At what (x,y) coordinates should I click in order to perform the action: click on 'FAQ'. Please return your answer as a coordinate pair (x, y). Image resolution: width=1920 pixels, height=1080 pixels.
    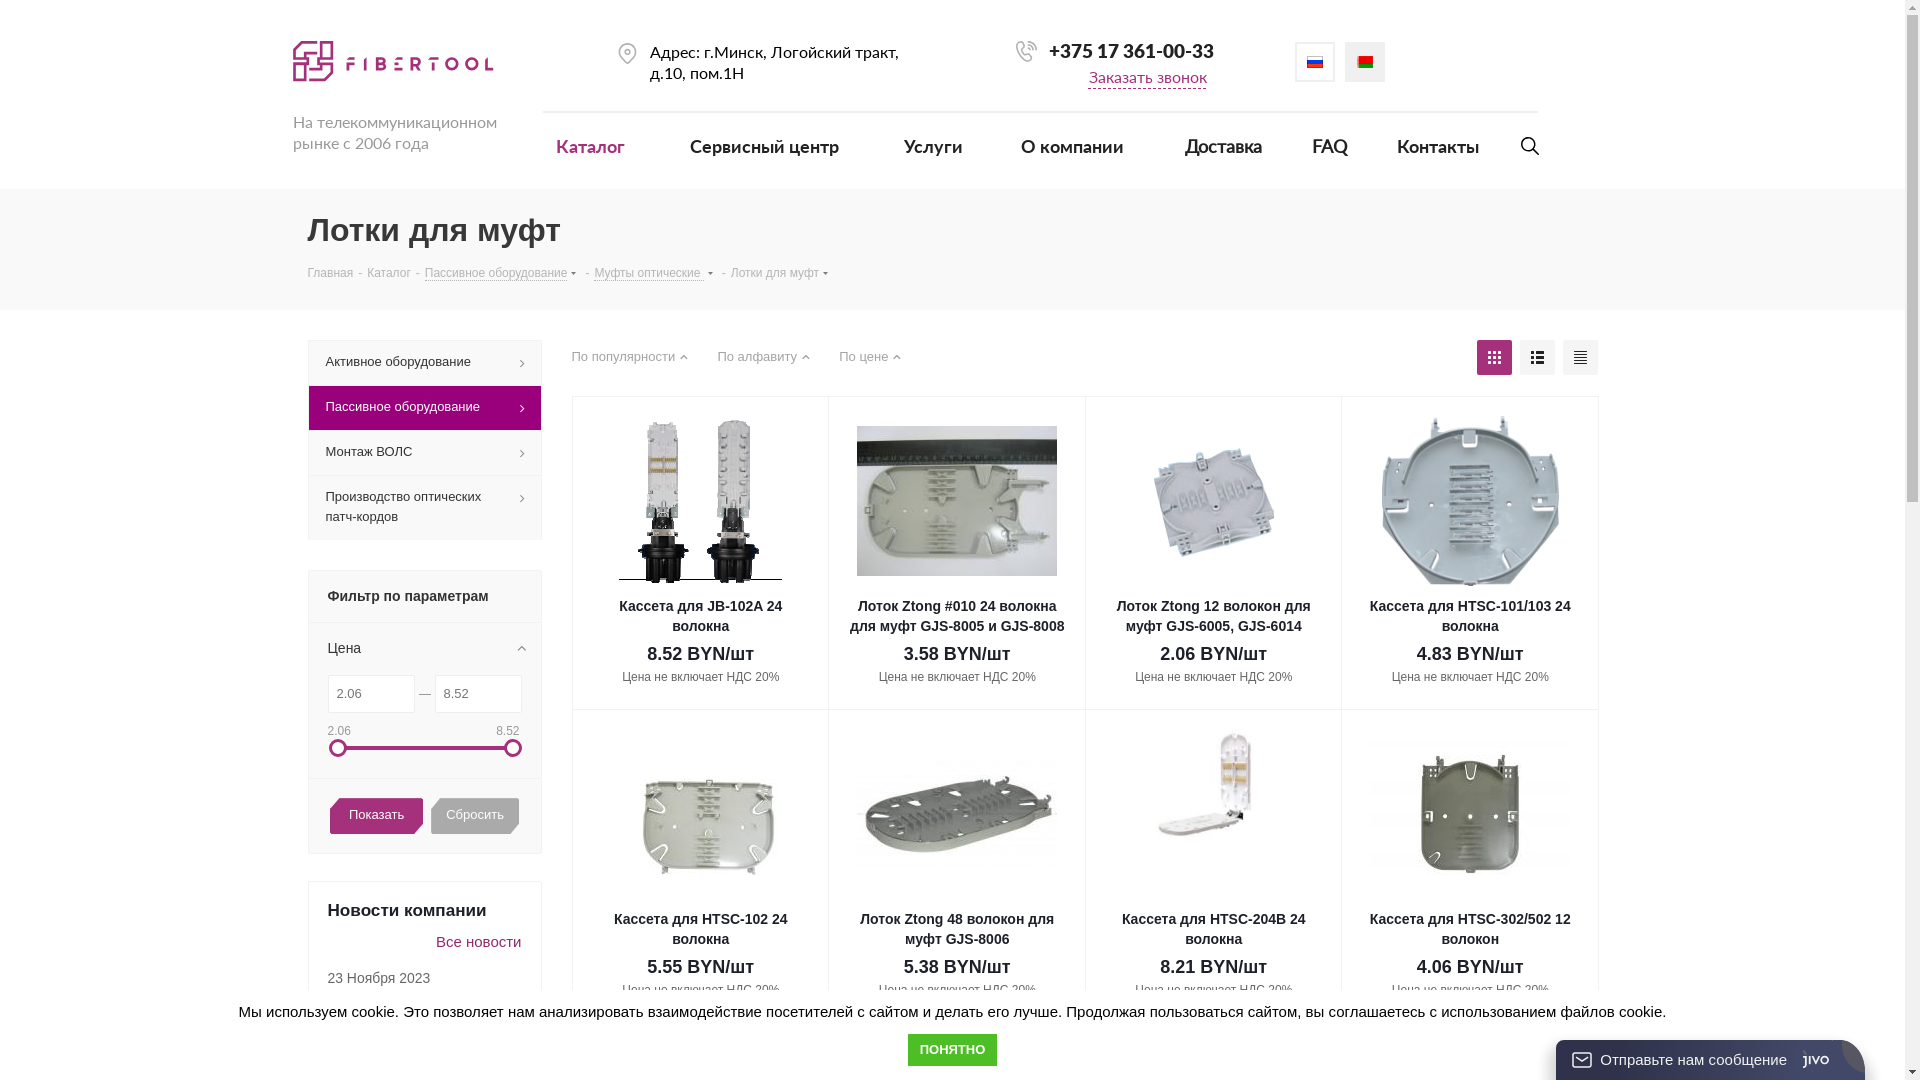
    Looking at the image, I should click on (1300, 139).